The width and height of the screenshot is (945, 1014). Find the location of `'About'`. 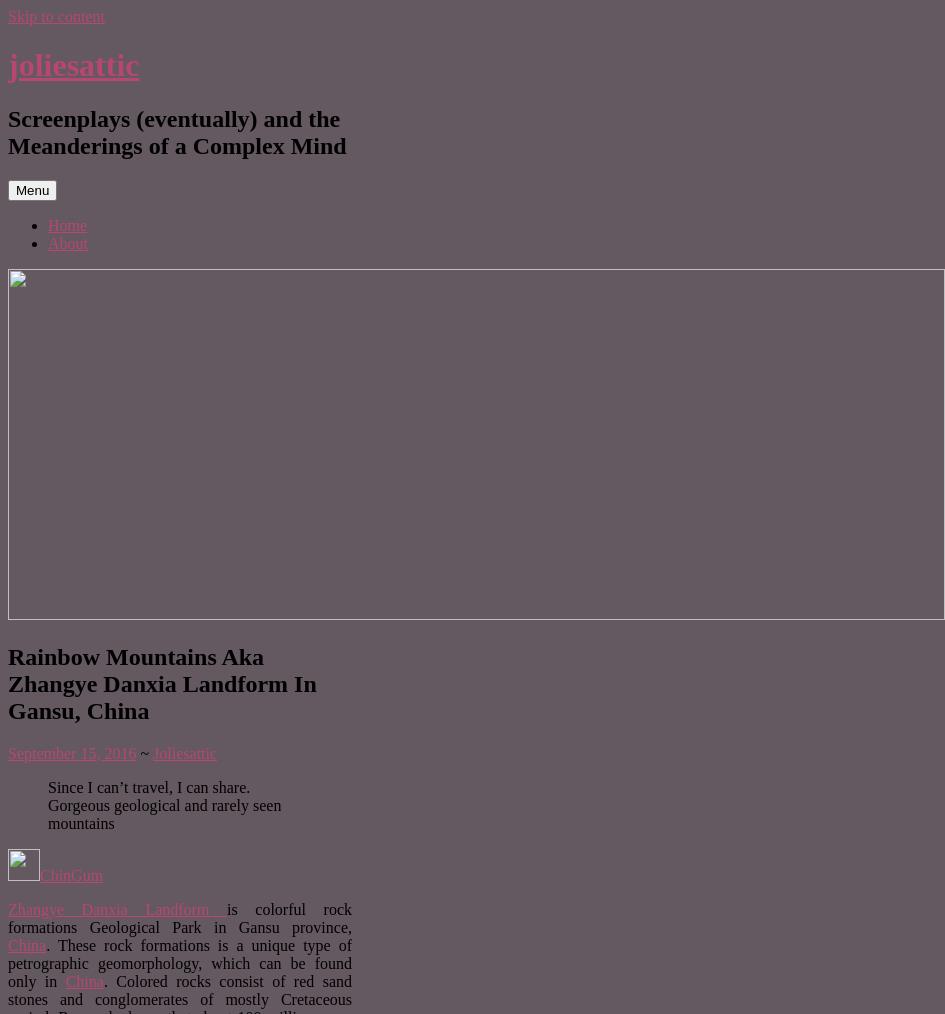

'About' is located at coordinates (48, 241).